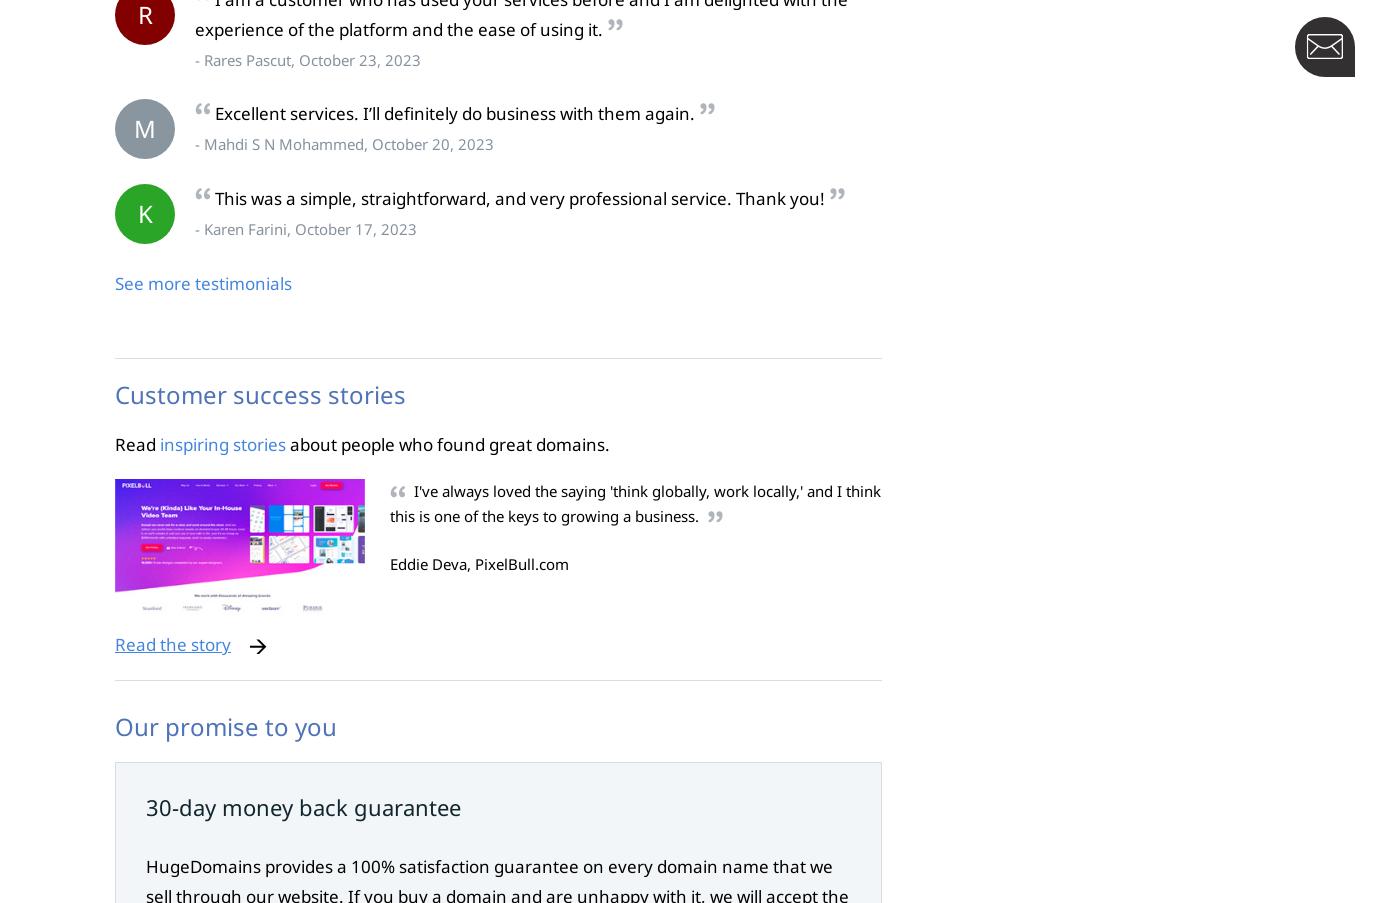  Describe the element at coordinates (455, 113) in the screenshot. I see `'Excellent services. I’ll definitely do business with them again.'` at that location.